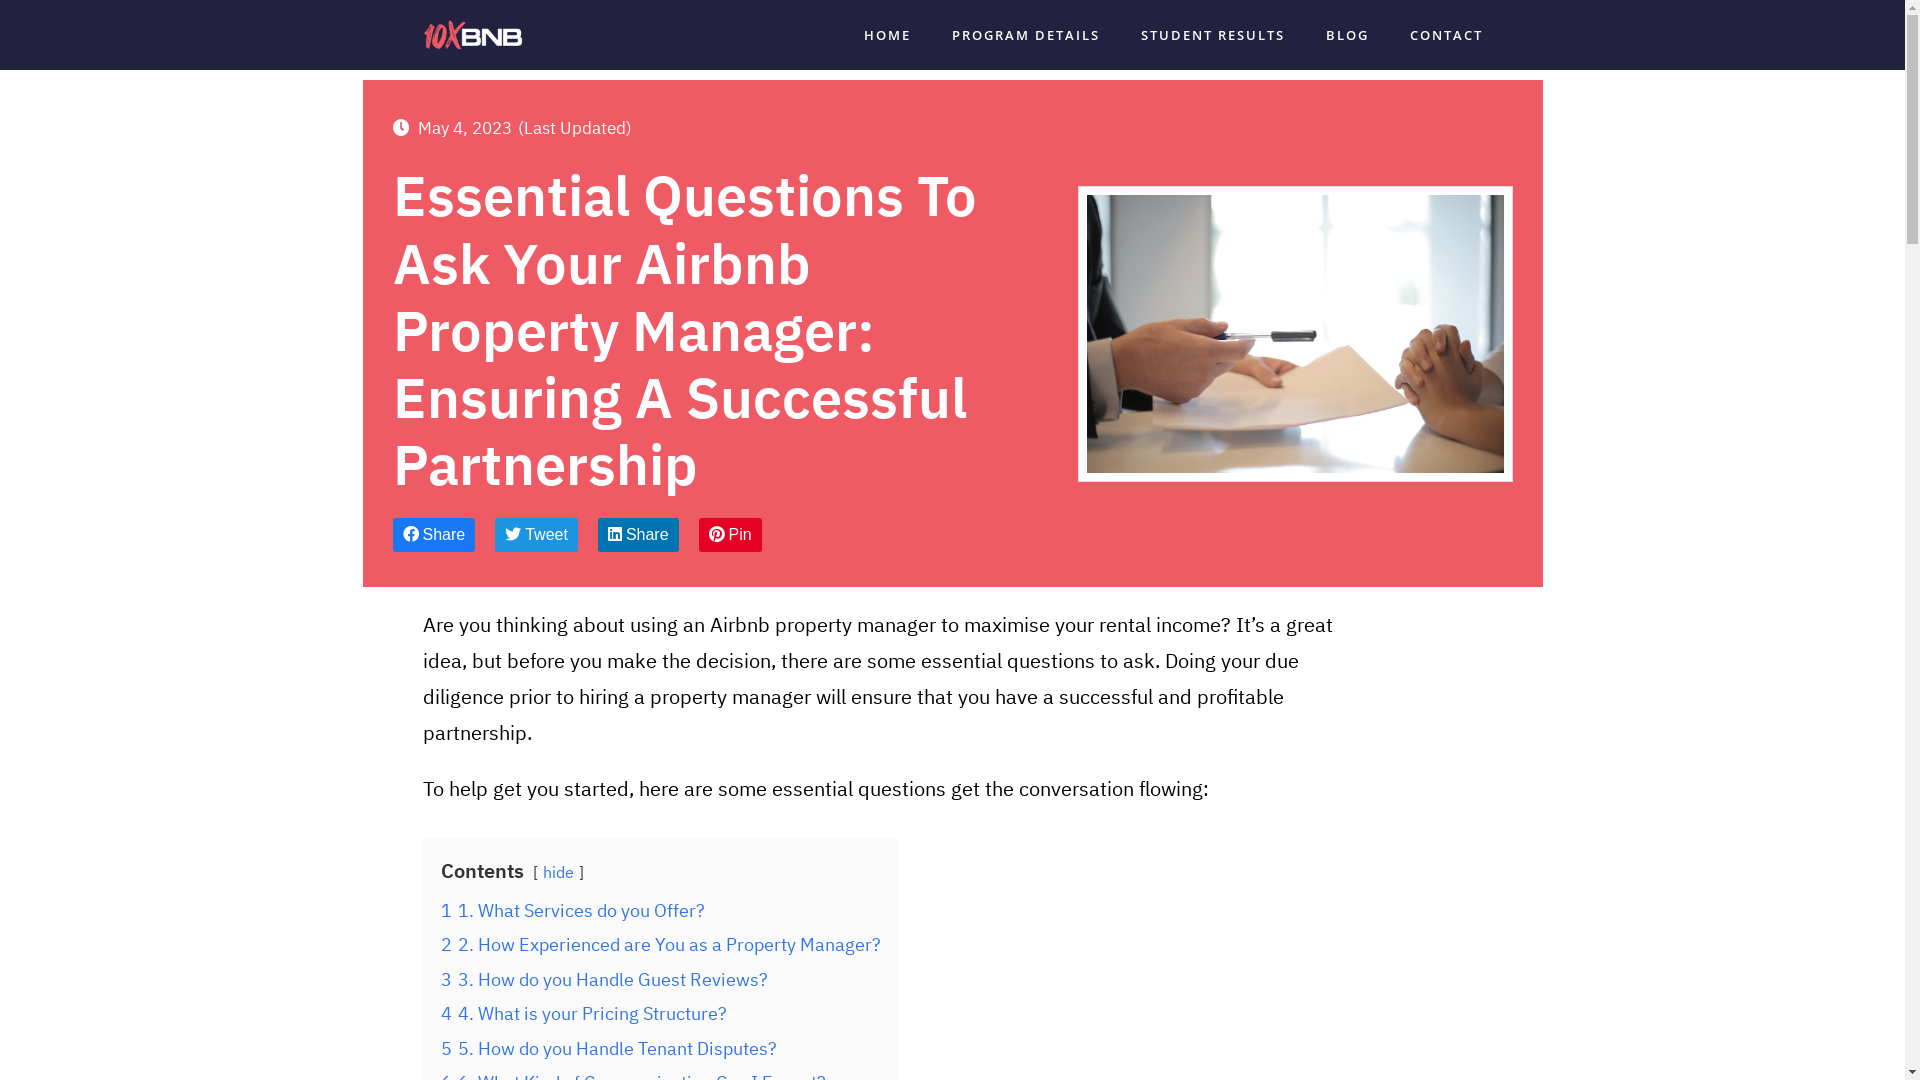 The width and height of the screenshot is (1920, 1080). What do you see at coordinates (1325, 34) in the screenshot?
I see `'BLOG'` at bounding box center [1325, 34].